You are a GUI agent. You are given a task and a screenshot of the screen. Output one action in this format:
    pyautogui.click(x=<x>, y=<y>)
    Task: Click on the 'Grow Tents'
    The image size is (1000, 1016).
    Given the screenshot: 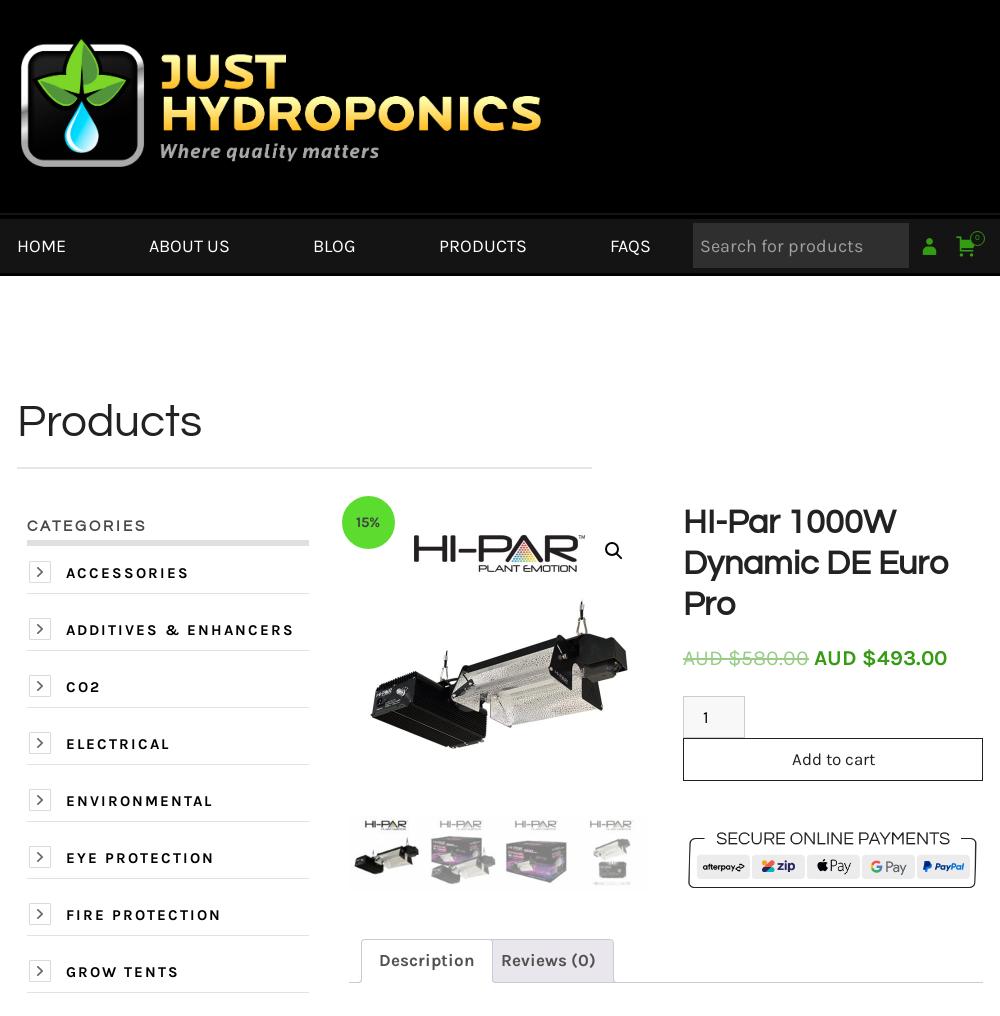 What is the action you would take?
    pyautogui.click(x=122, y=972)
    